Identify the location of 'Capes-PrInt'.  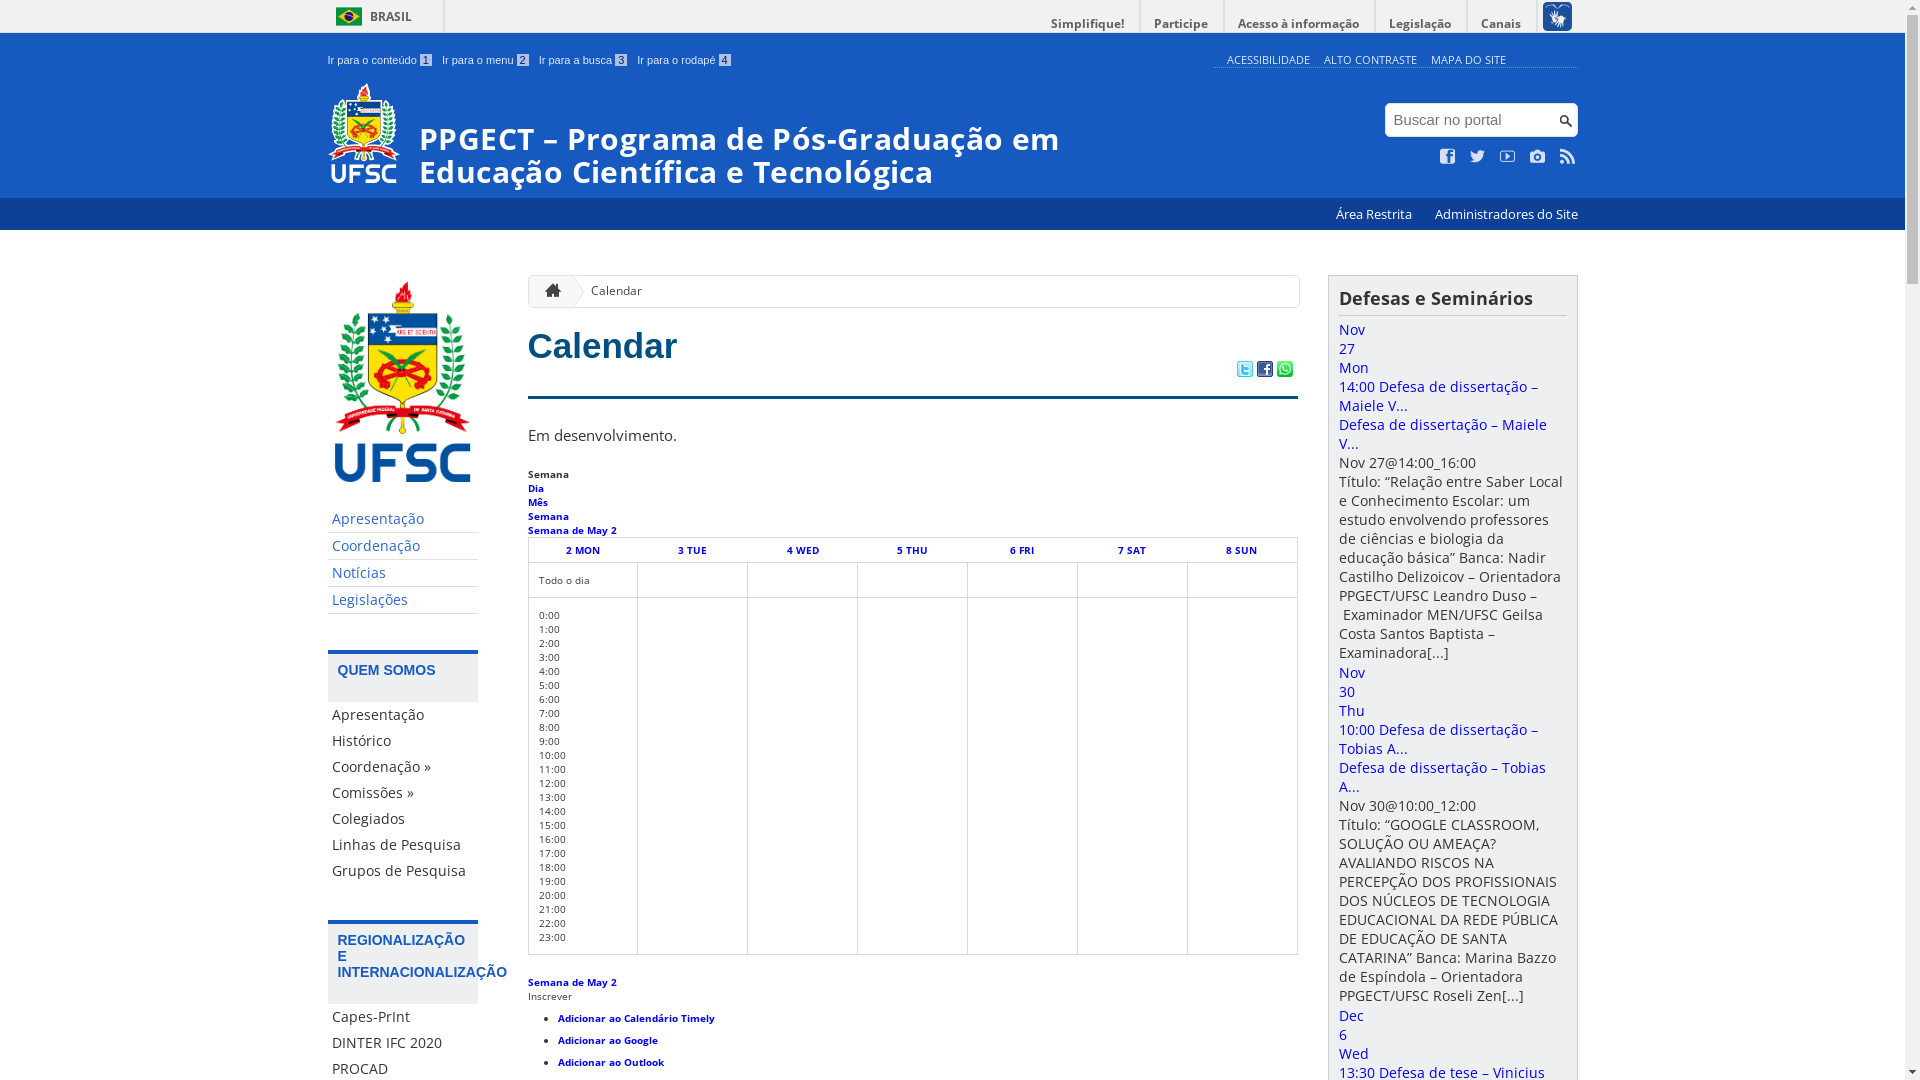
(402, 1017).